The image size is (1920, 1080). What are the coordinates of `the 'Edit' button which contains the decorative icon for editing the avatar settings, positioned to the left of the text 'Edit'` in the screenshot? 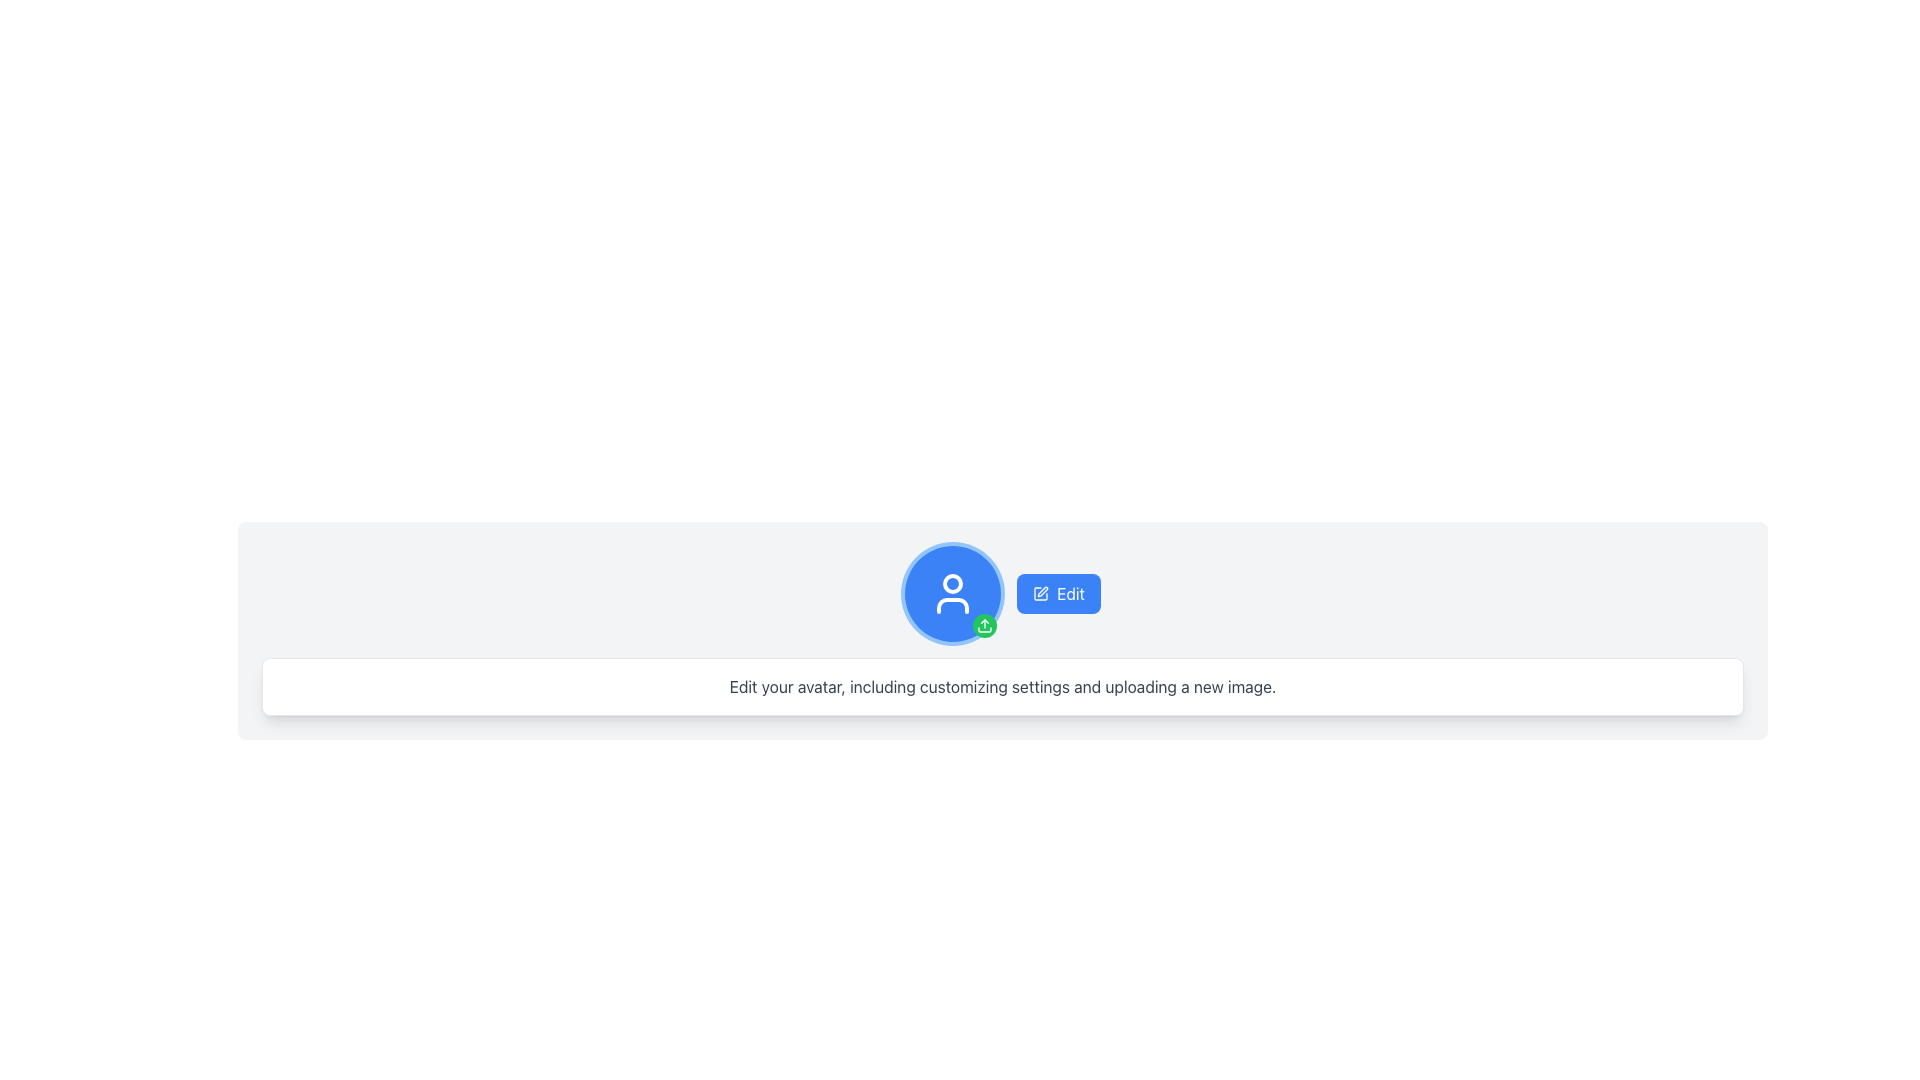 It's located at (1040, 593).